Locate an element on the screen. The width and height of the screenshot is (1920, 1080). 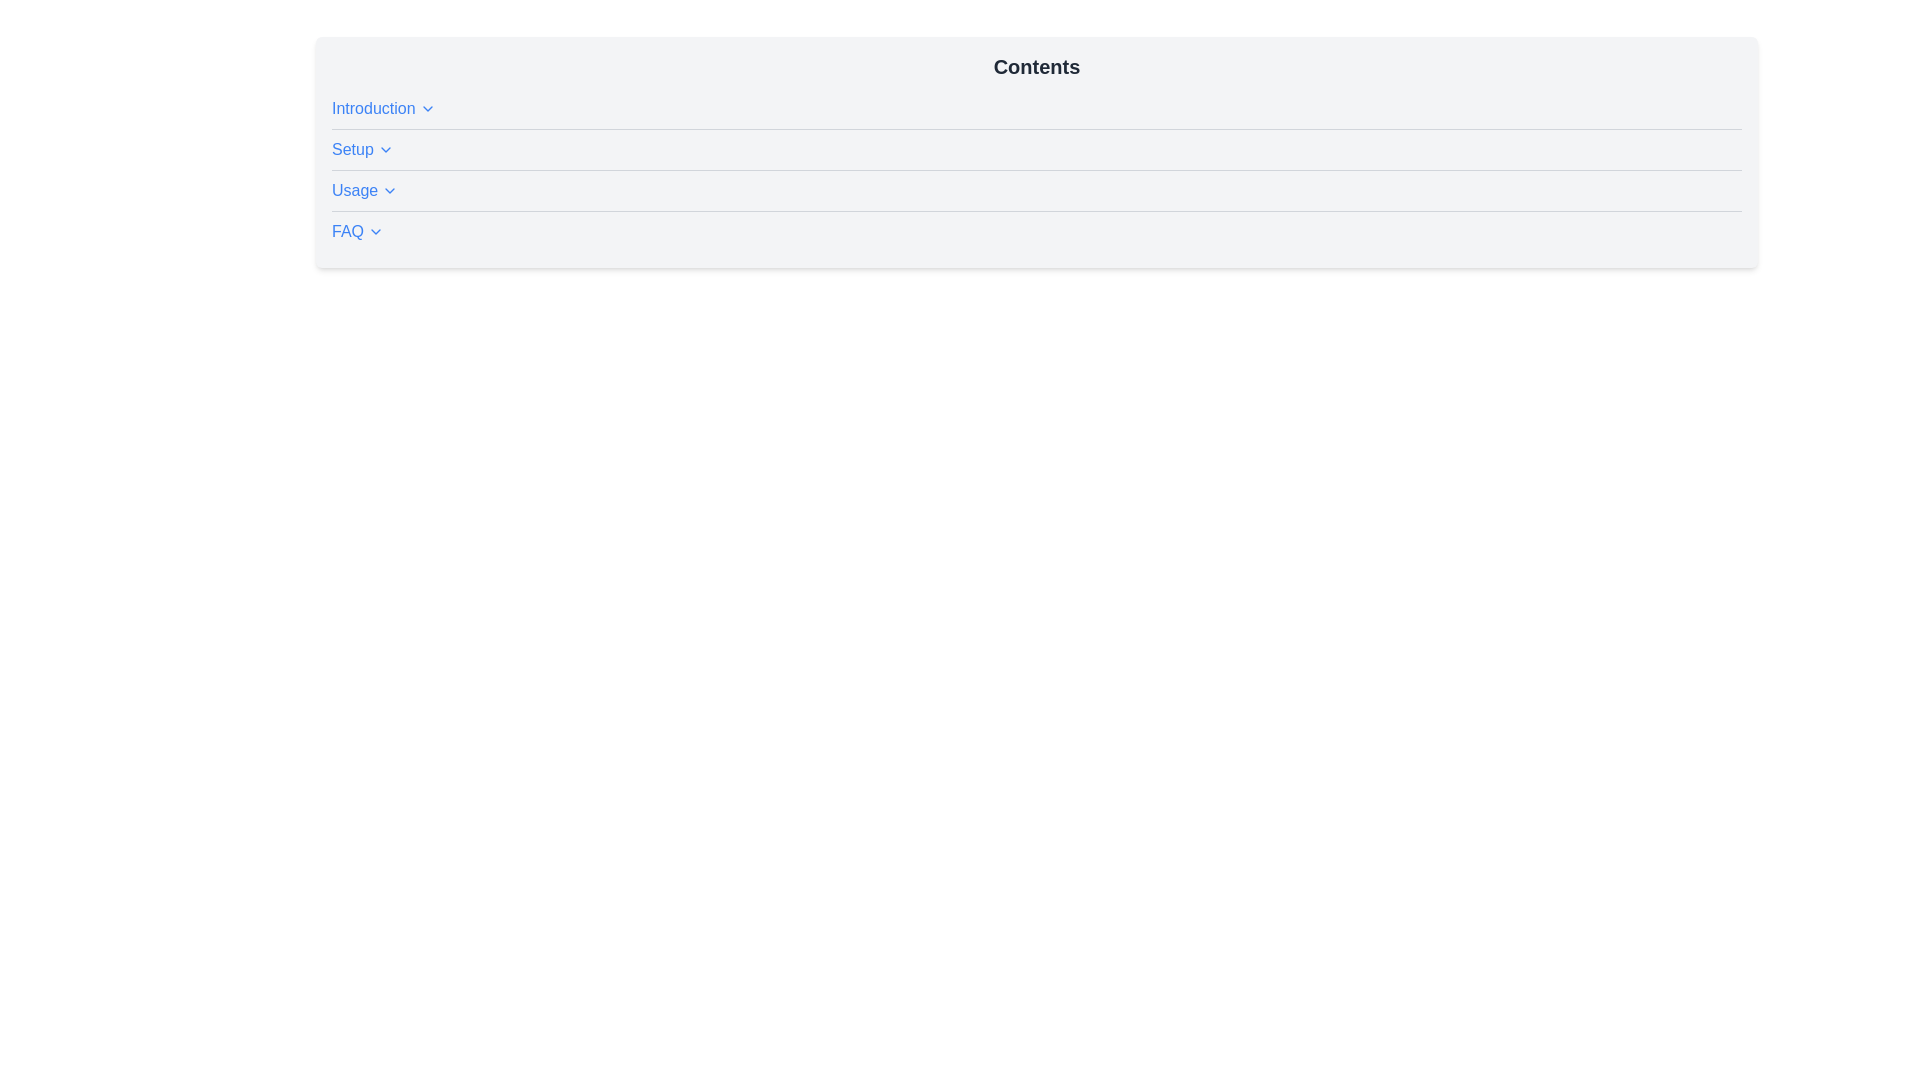
the interactive 'FAQ' link with a blue font color and an underline, which is the fourth item in the list is located at coordinates (1036, 230).